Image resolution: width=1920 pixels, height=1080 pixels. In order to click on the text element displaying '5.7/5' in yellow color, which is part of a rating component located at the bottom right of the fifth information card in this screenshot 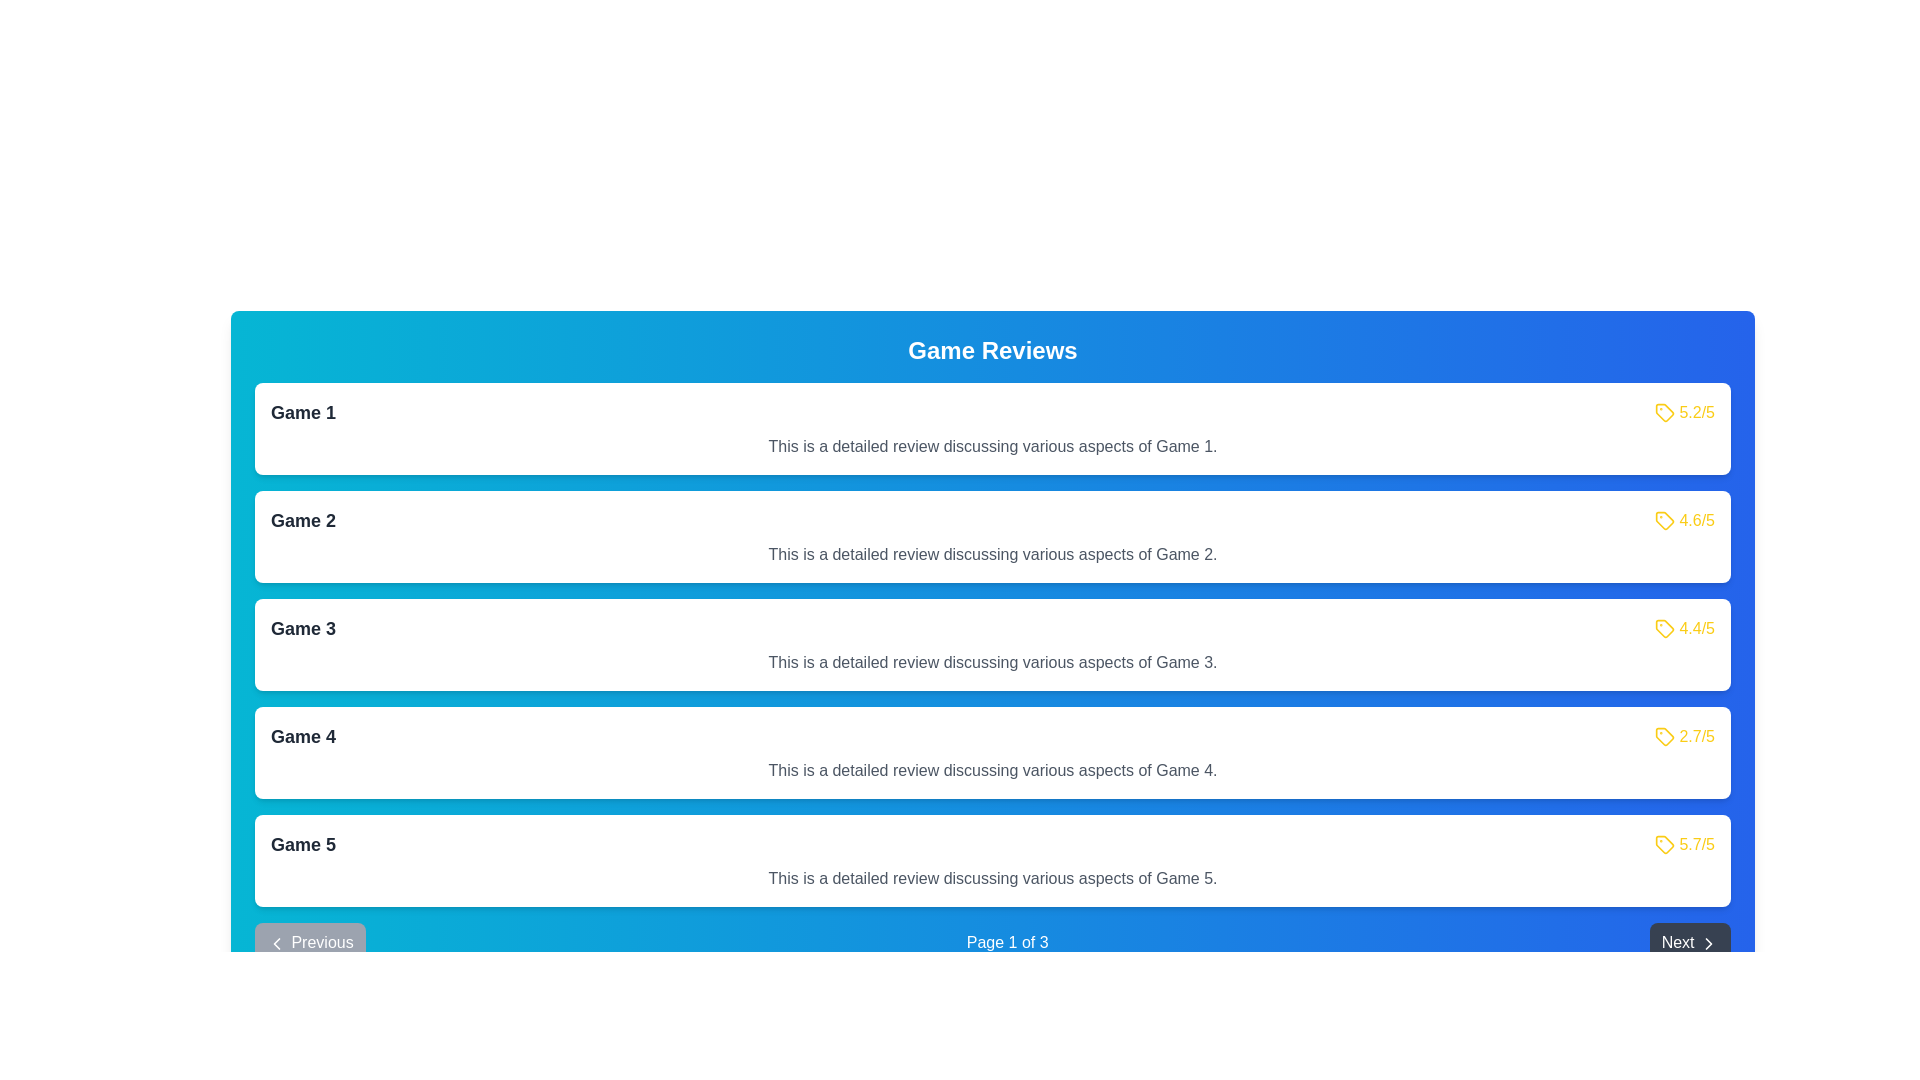, I will do `click(1696, 844)`.